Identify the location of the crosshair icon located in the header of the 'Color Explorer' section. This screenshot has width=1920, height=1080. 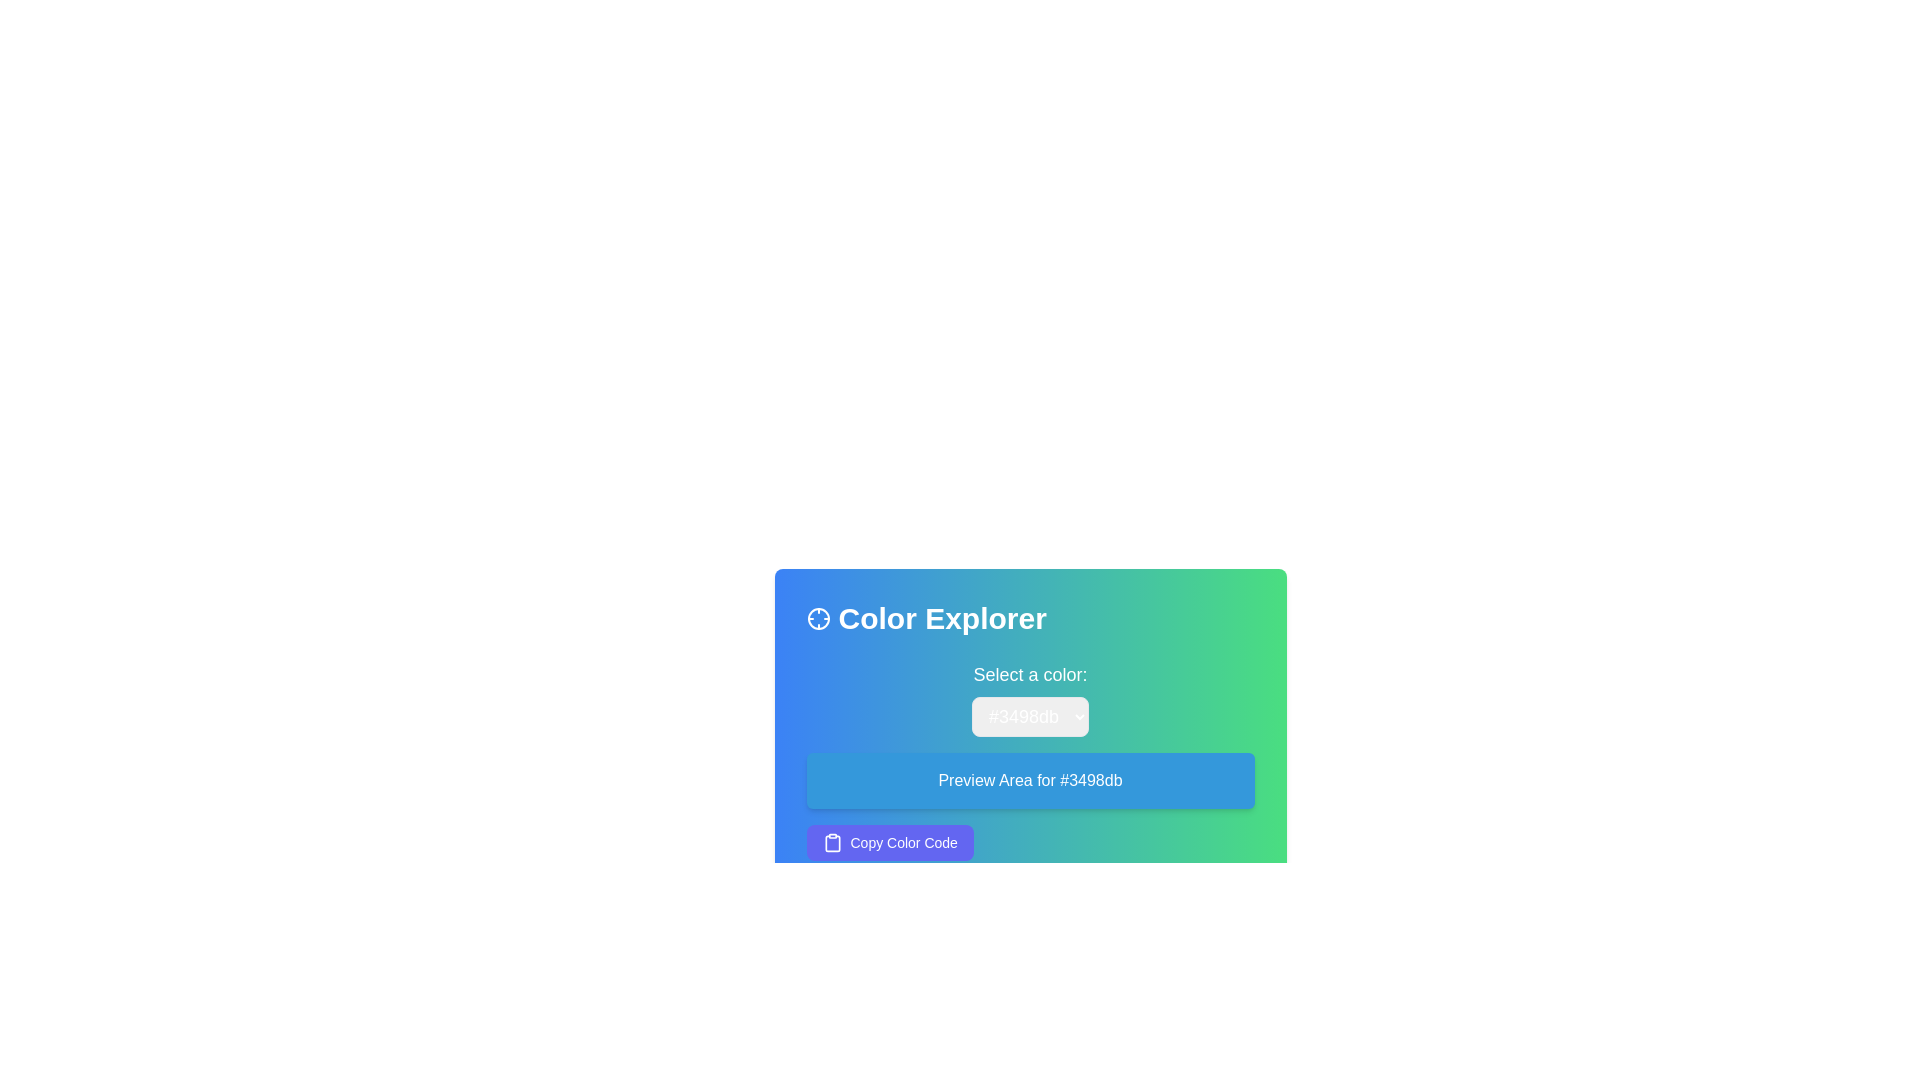
(818, 617).